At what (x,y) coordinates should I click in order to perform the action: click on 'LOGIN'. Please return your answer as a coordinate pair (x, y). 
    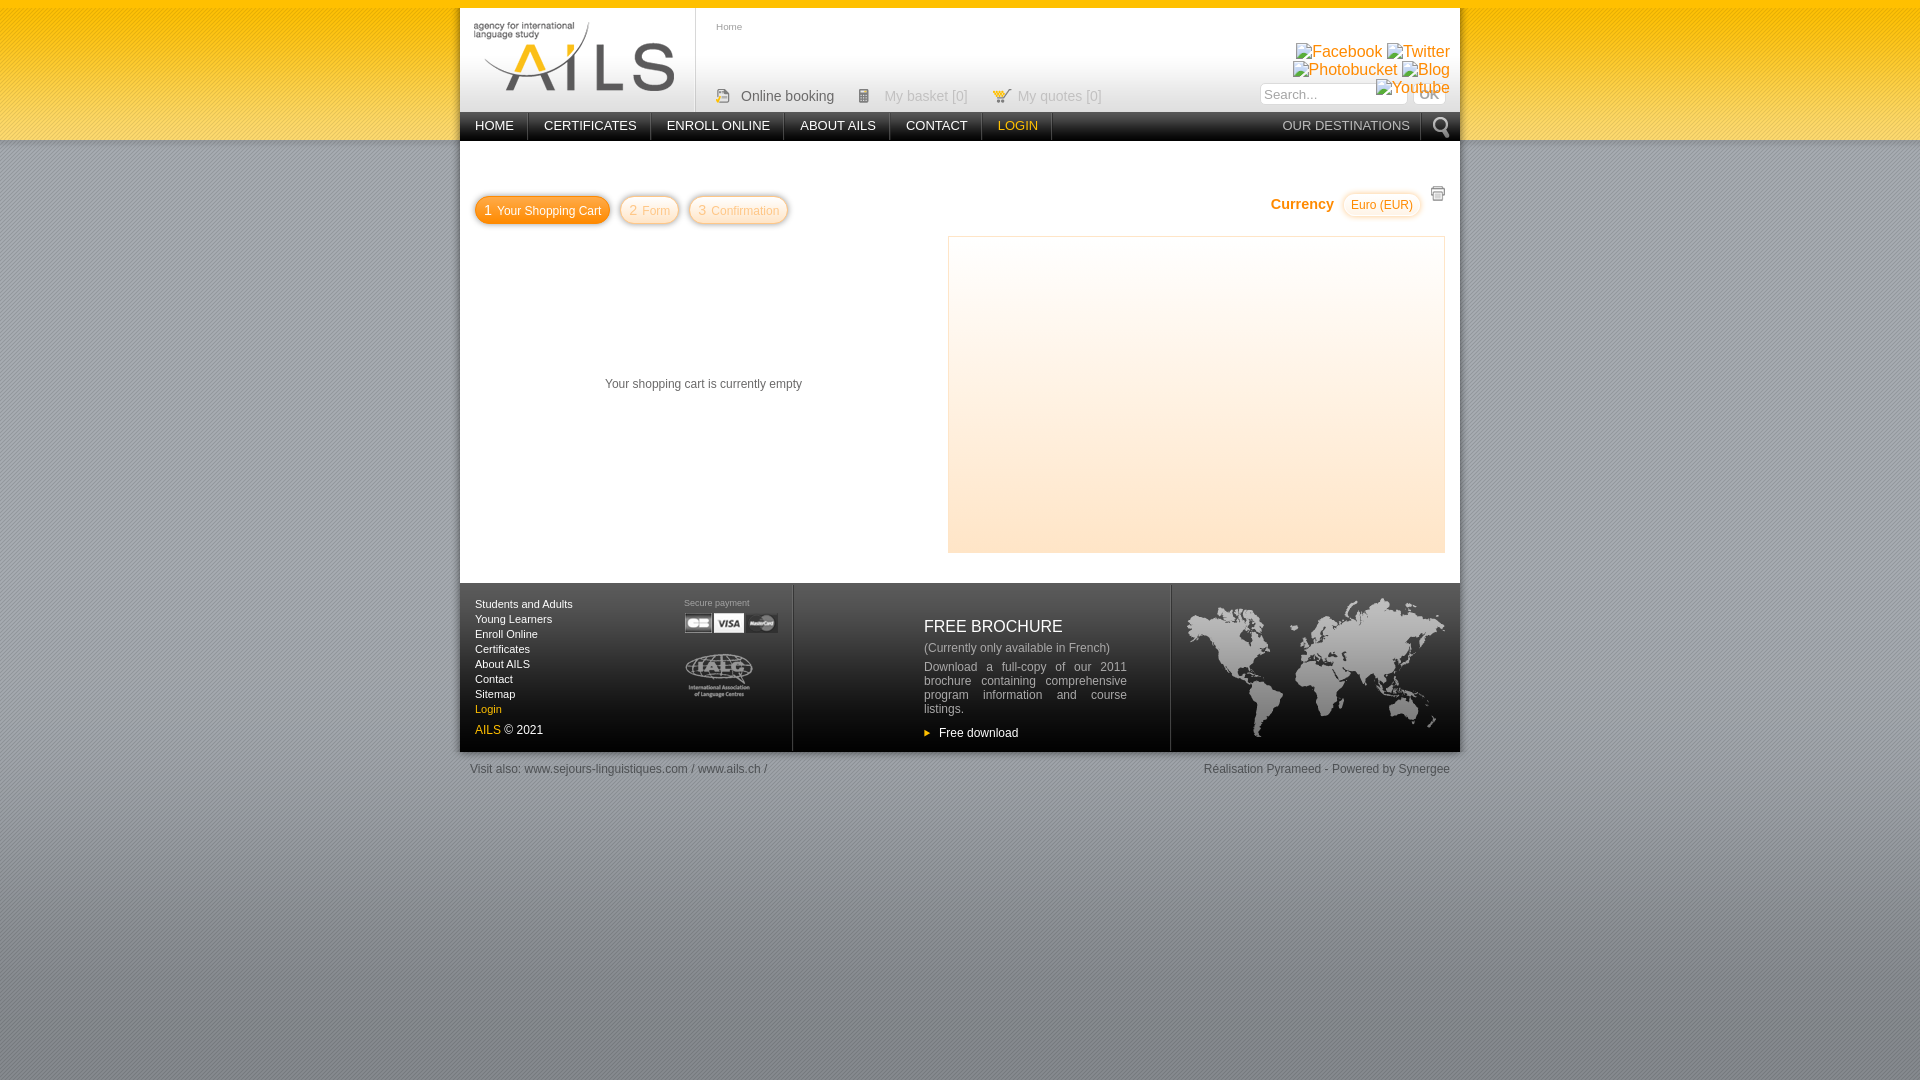
    Looking at the image, I should click on (1017, 126).